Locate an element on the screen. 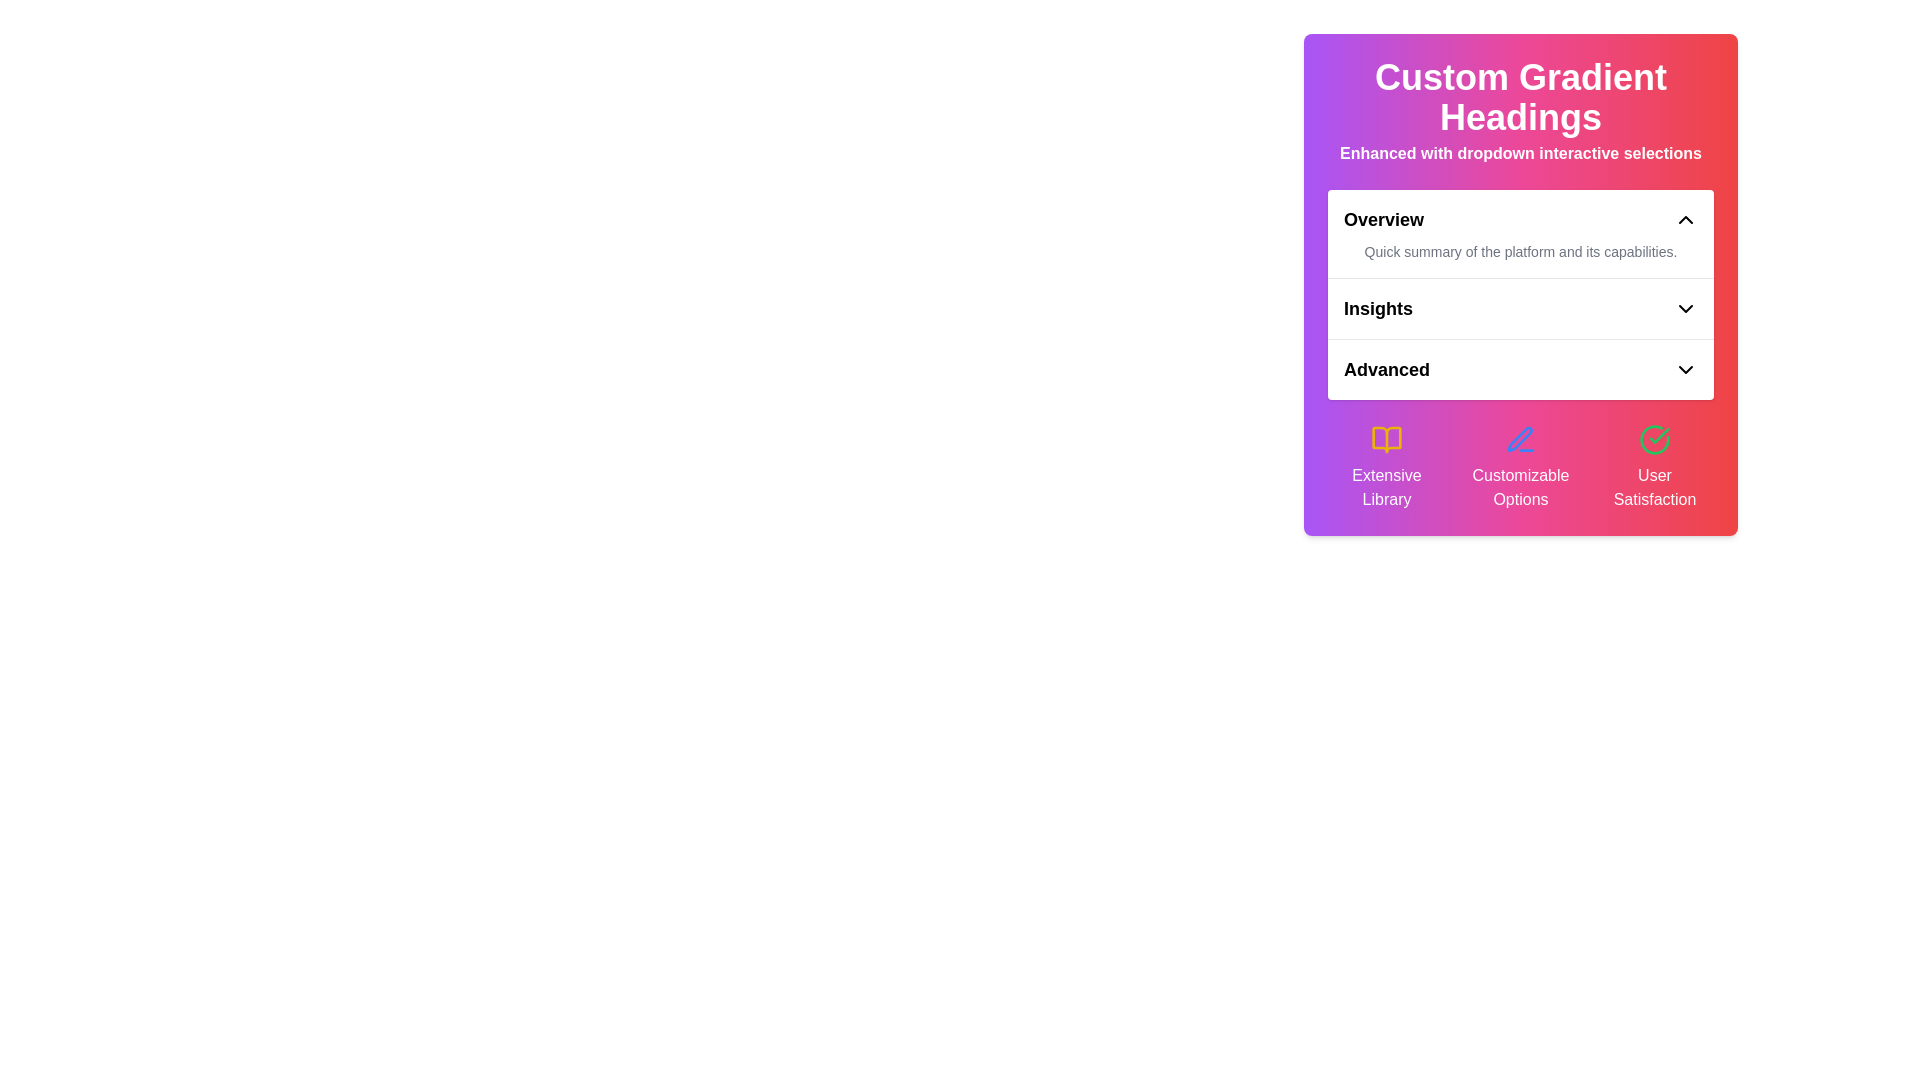 This screenshot has height=1080, width=1920. the blue stylized pen icon, which is the middle icon of the three located at the bottom of the 'Custom Gradient Headings' card UI is located at coordinates (1520, 438).